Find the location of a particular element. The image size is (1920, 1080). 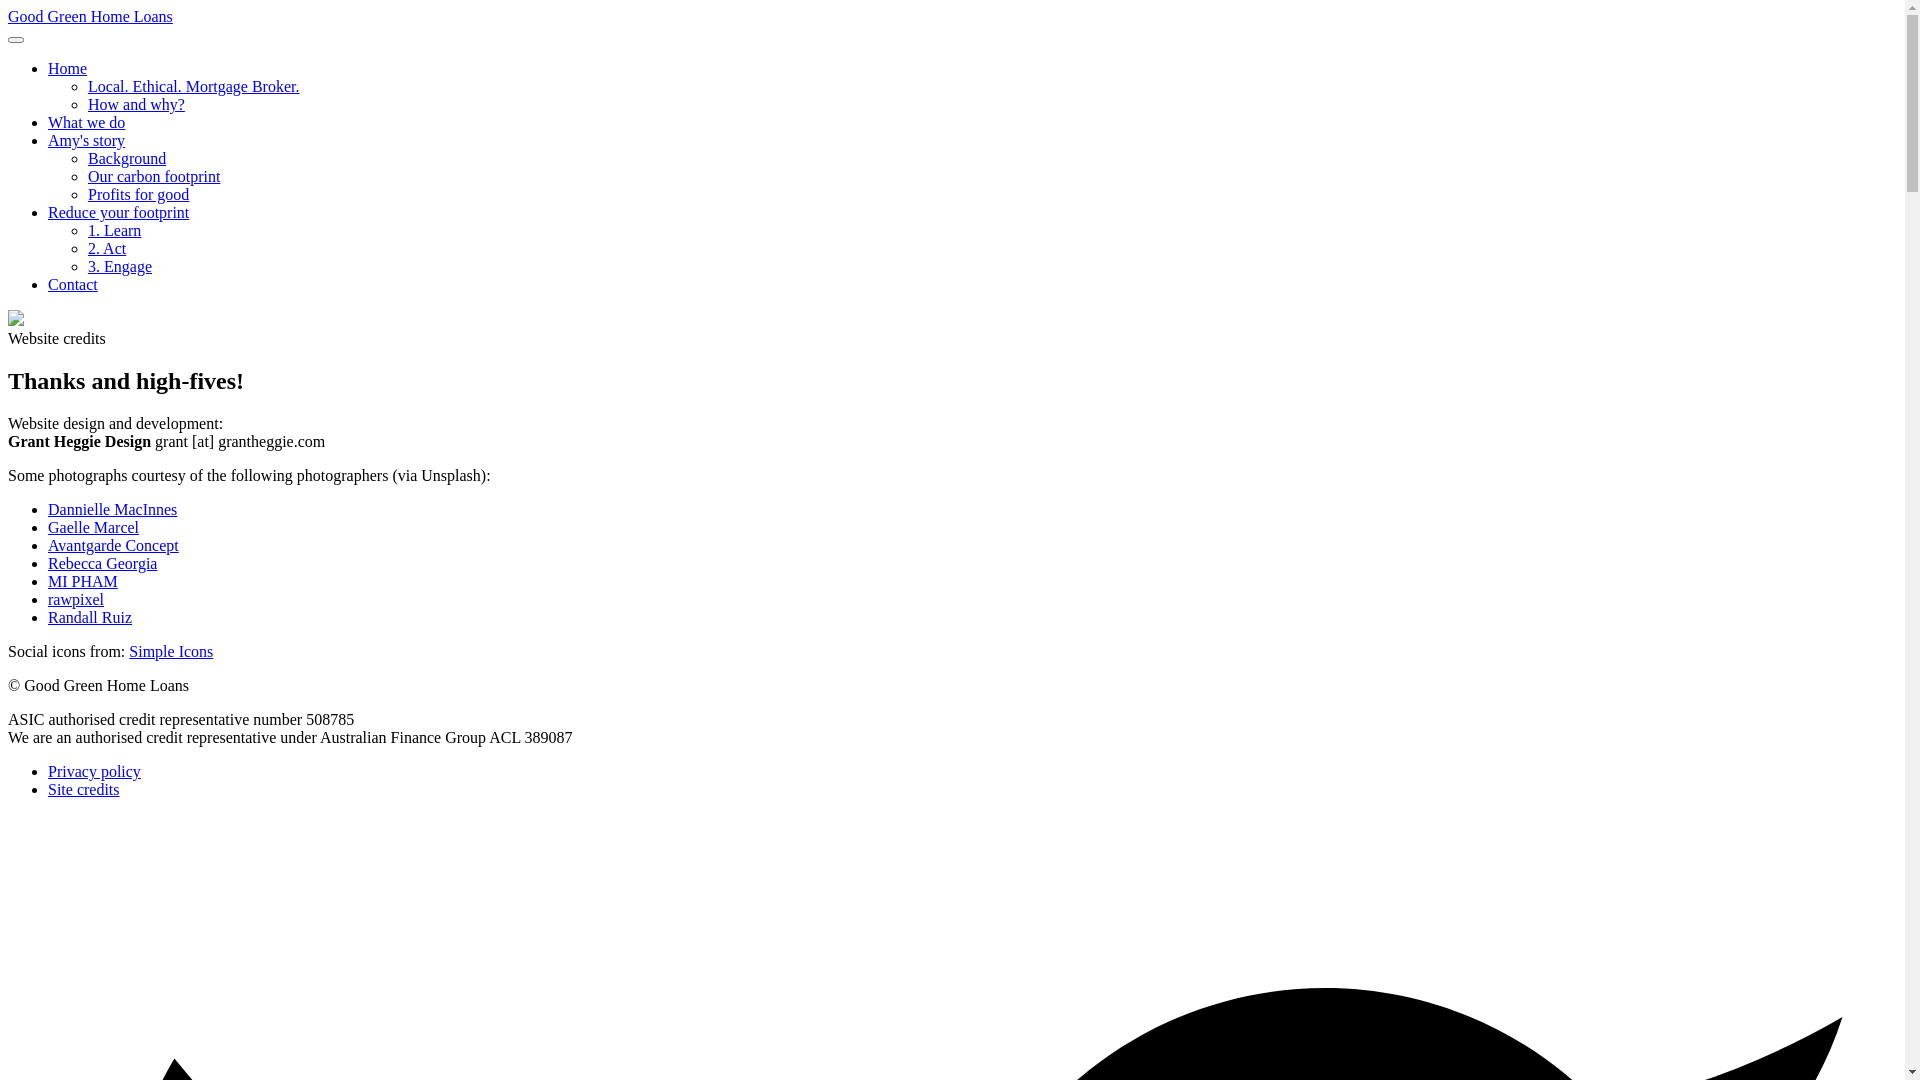

'Good Green Home Loans' is located at coordinates (89, 16).